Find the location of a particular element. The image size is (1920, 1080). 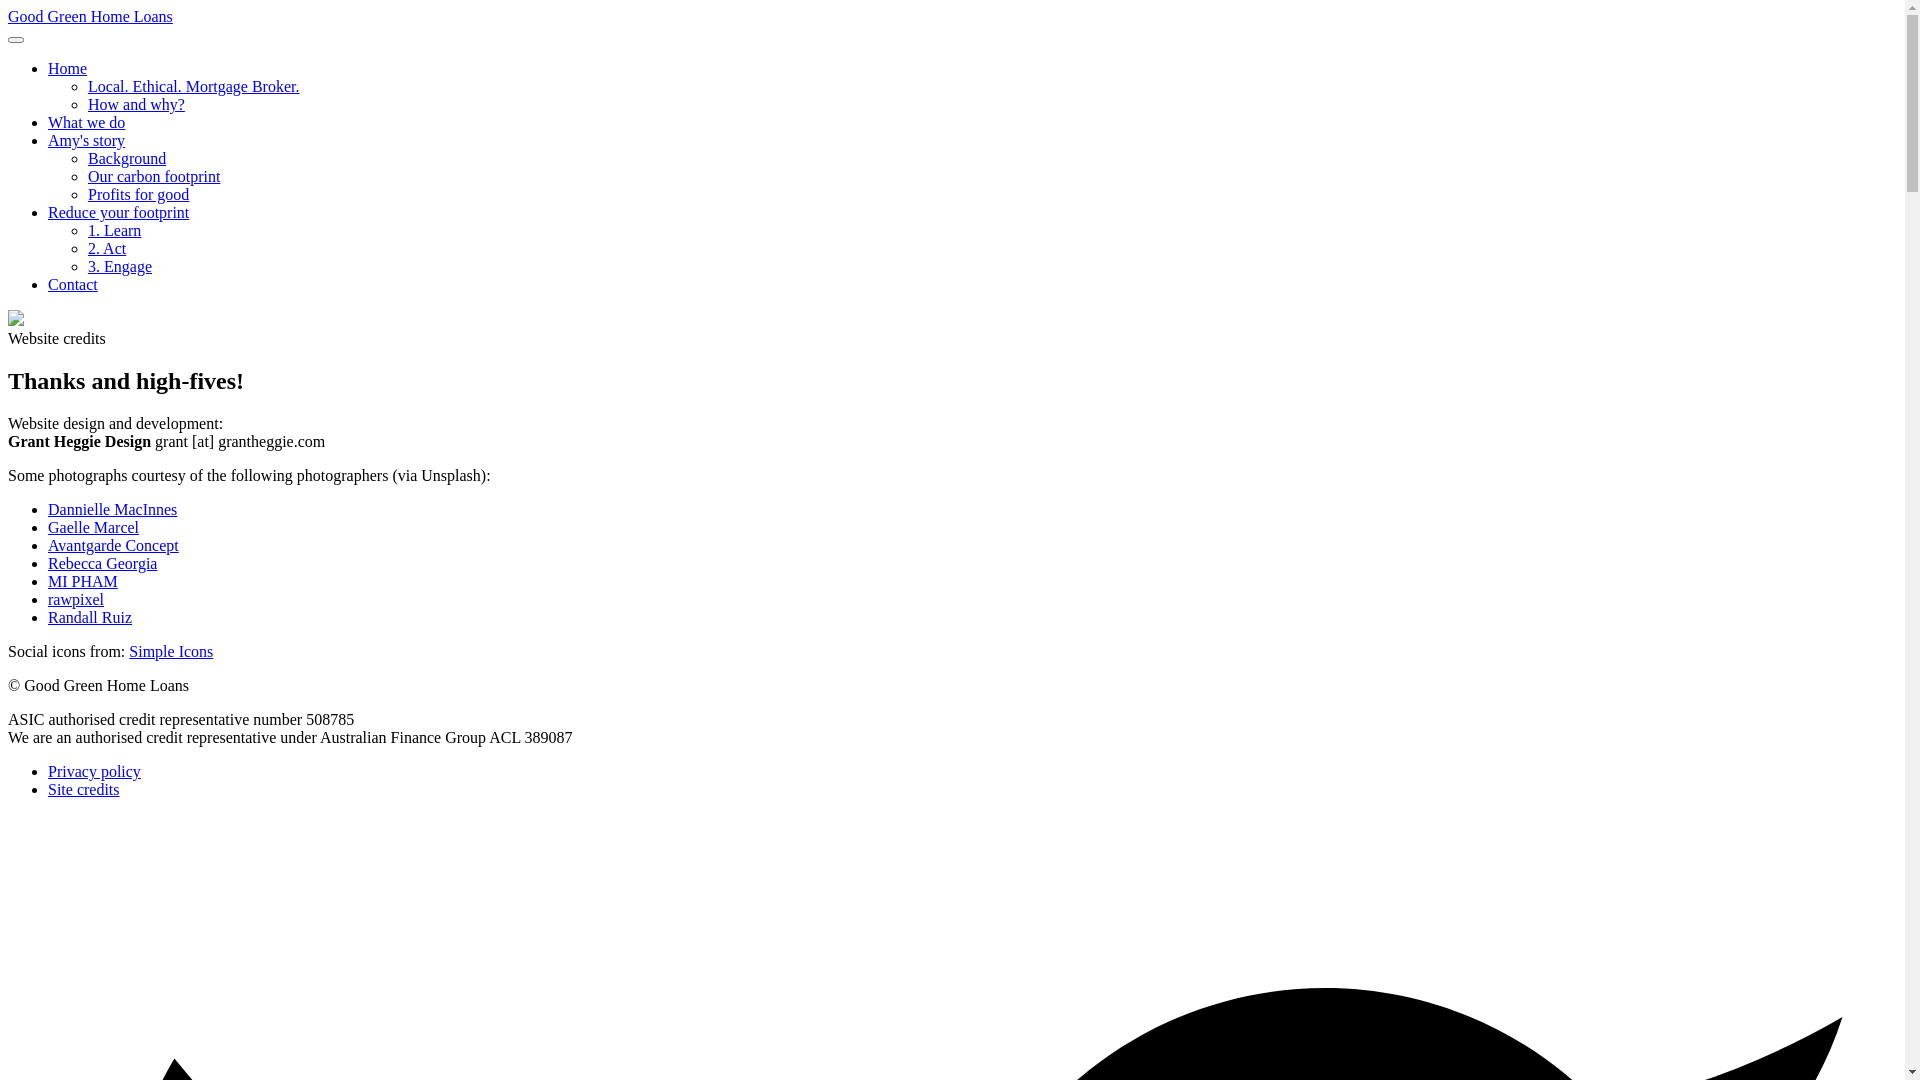

'Good Green Home Loans' is located at coordinates (89, 16).